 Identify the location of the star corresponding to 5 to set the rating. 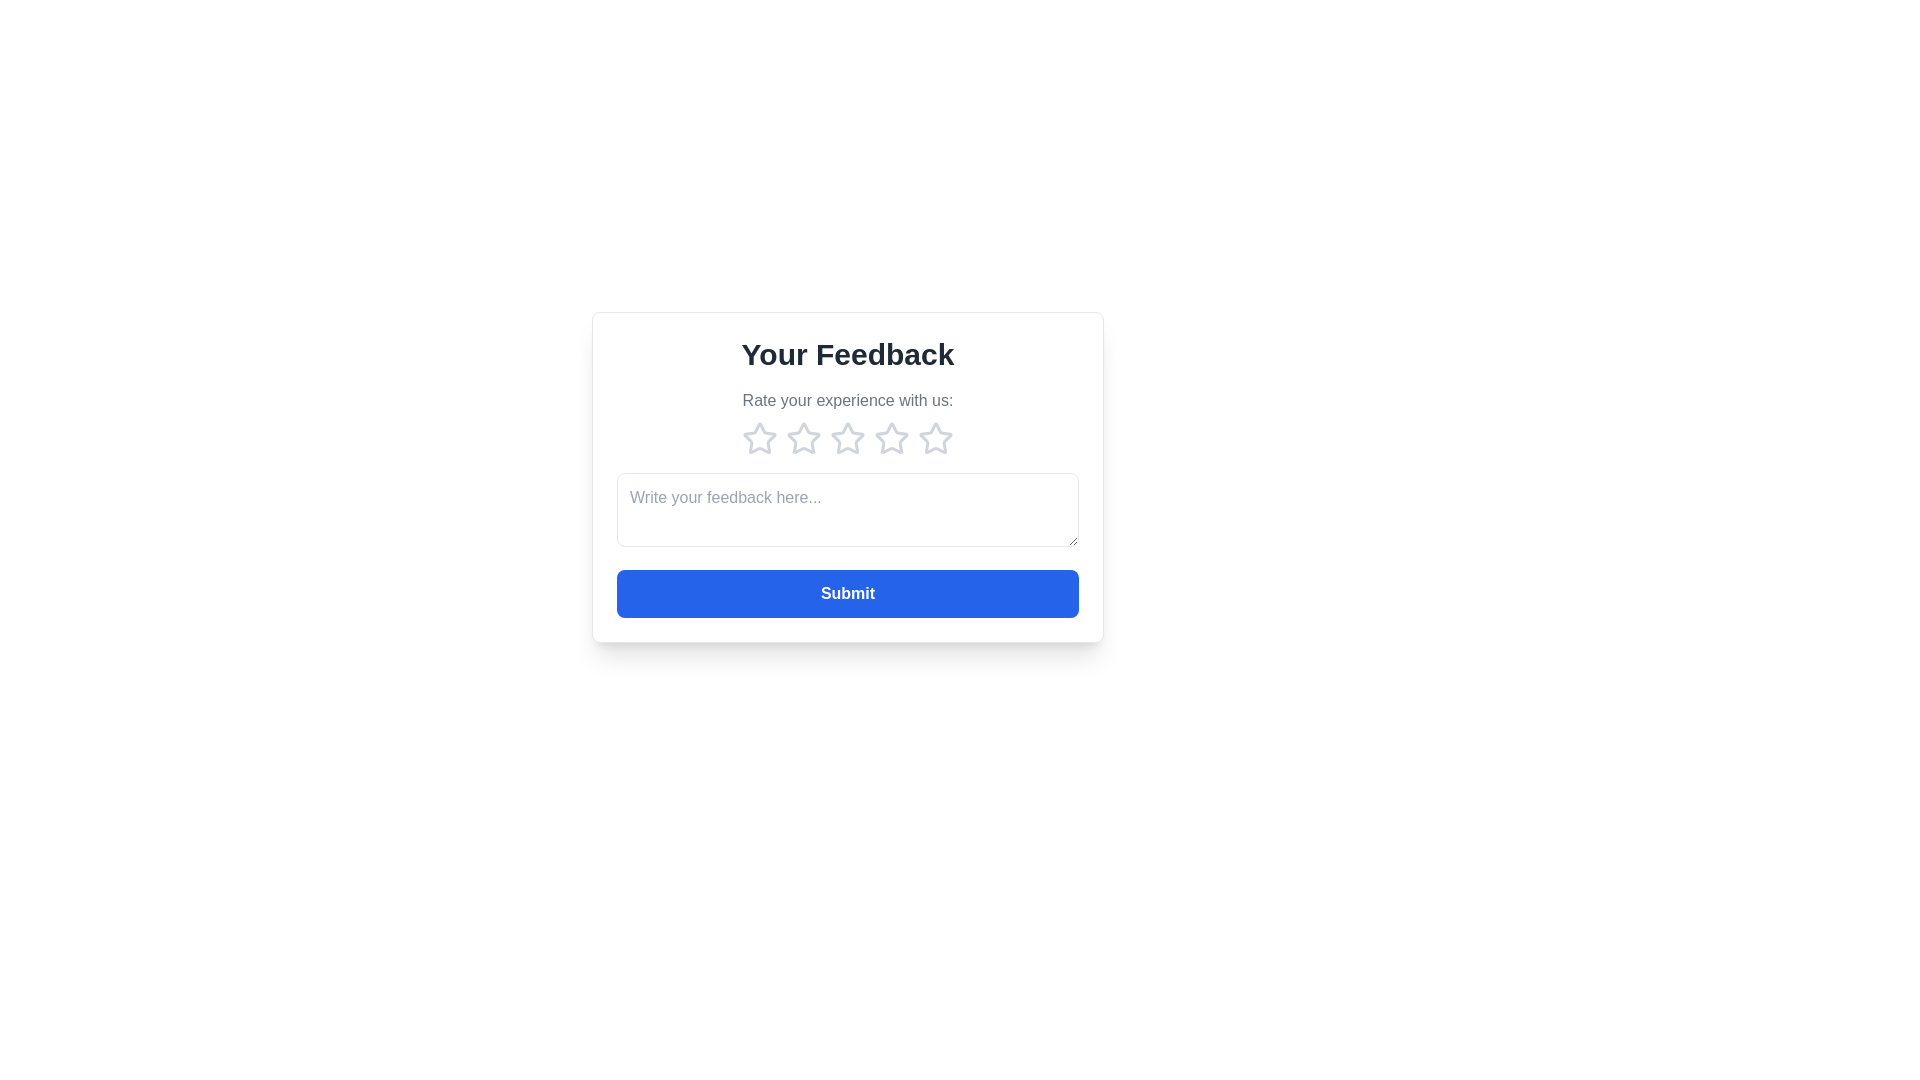
(935, 438).